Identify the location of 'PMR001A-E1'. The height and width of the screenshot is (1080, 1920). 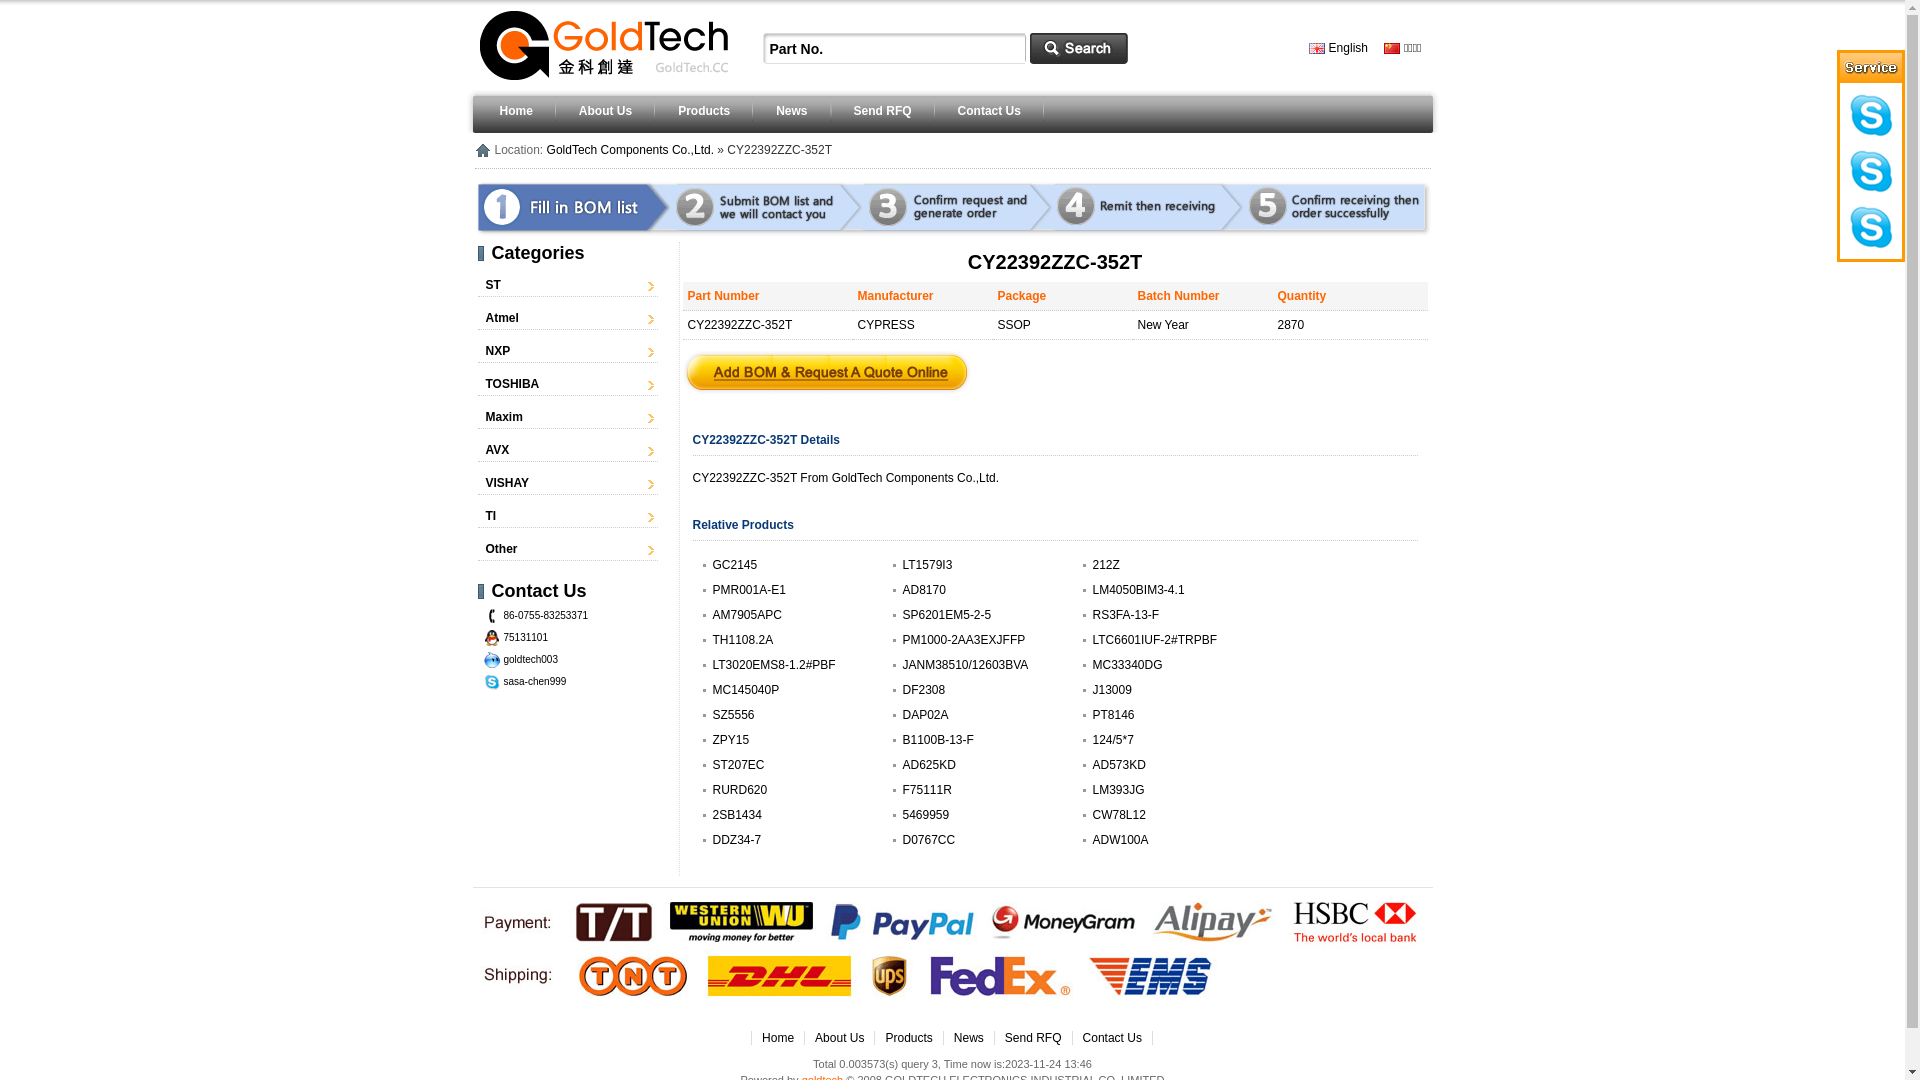
(747, 589).